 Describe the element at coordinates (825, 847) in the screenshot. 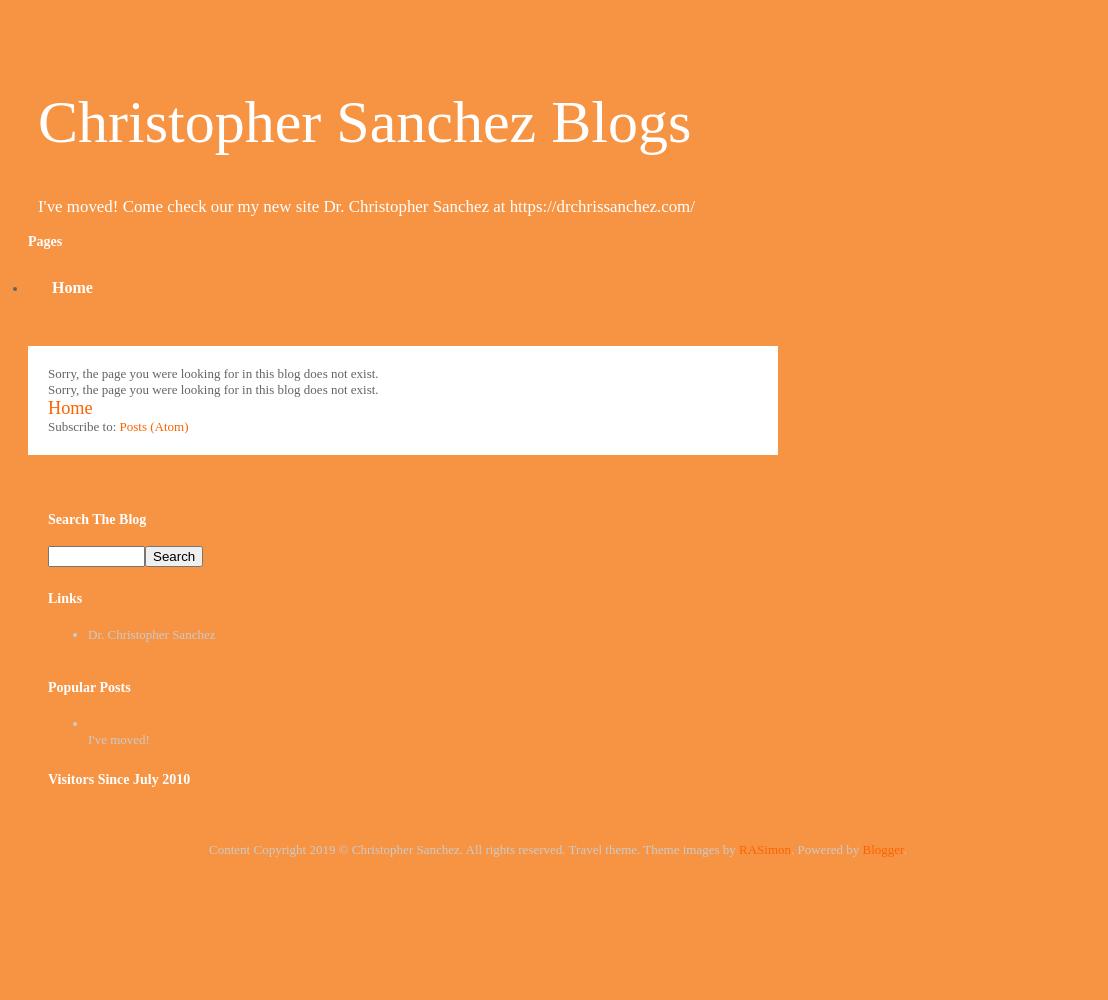

I see `'. Powered by'` at that location.